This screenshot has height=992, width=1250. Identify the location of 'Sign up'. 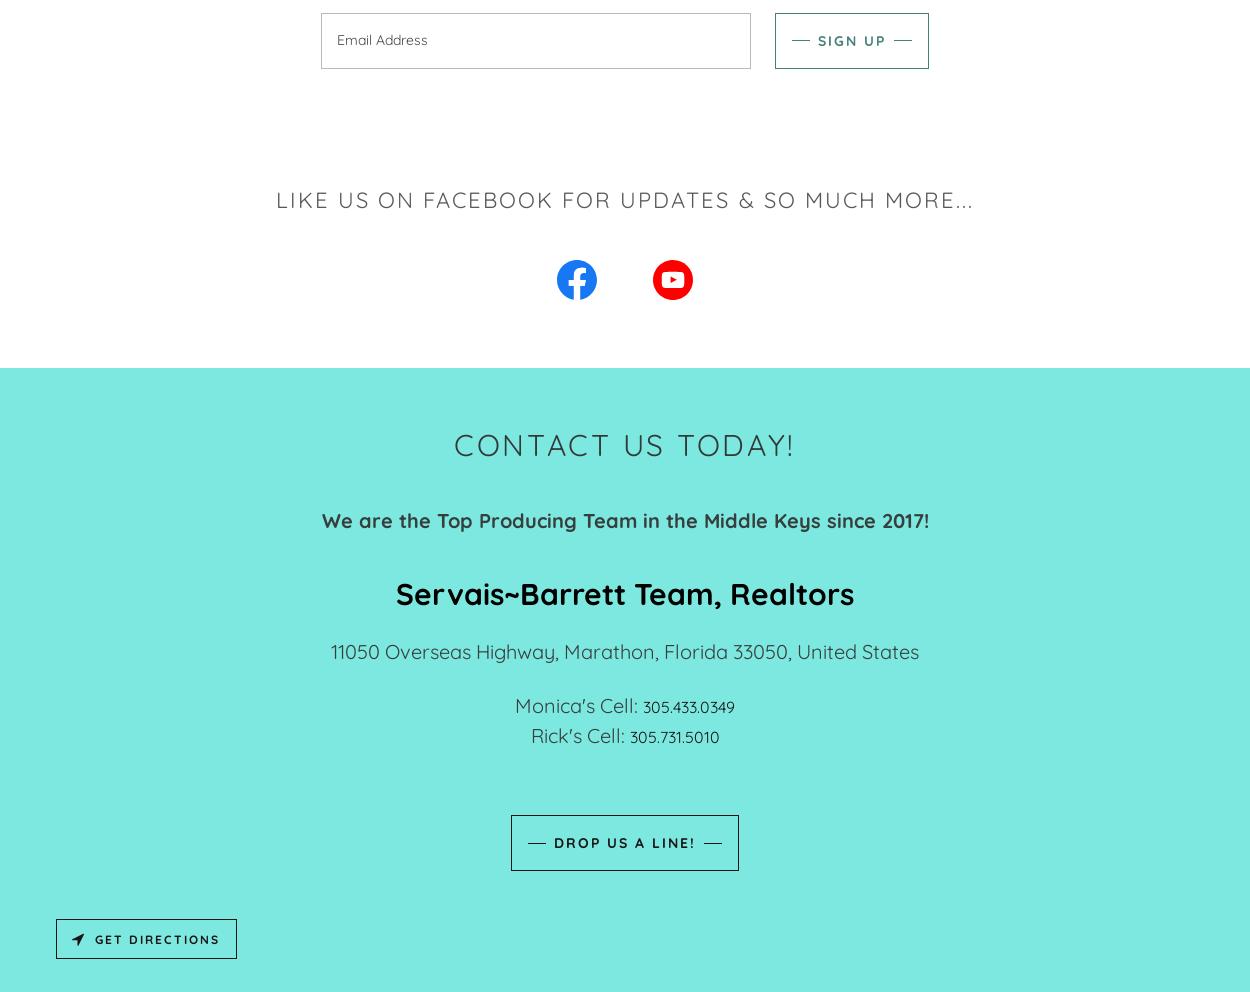
(851, 38).